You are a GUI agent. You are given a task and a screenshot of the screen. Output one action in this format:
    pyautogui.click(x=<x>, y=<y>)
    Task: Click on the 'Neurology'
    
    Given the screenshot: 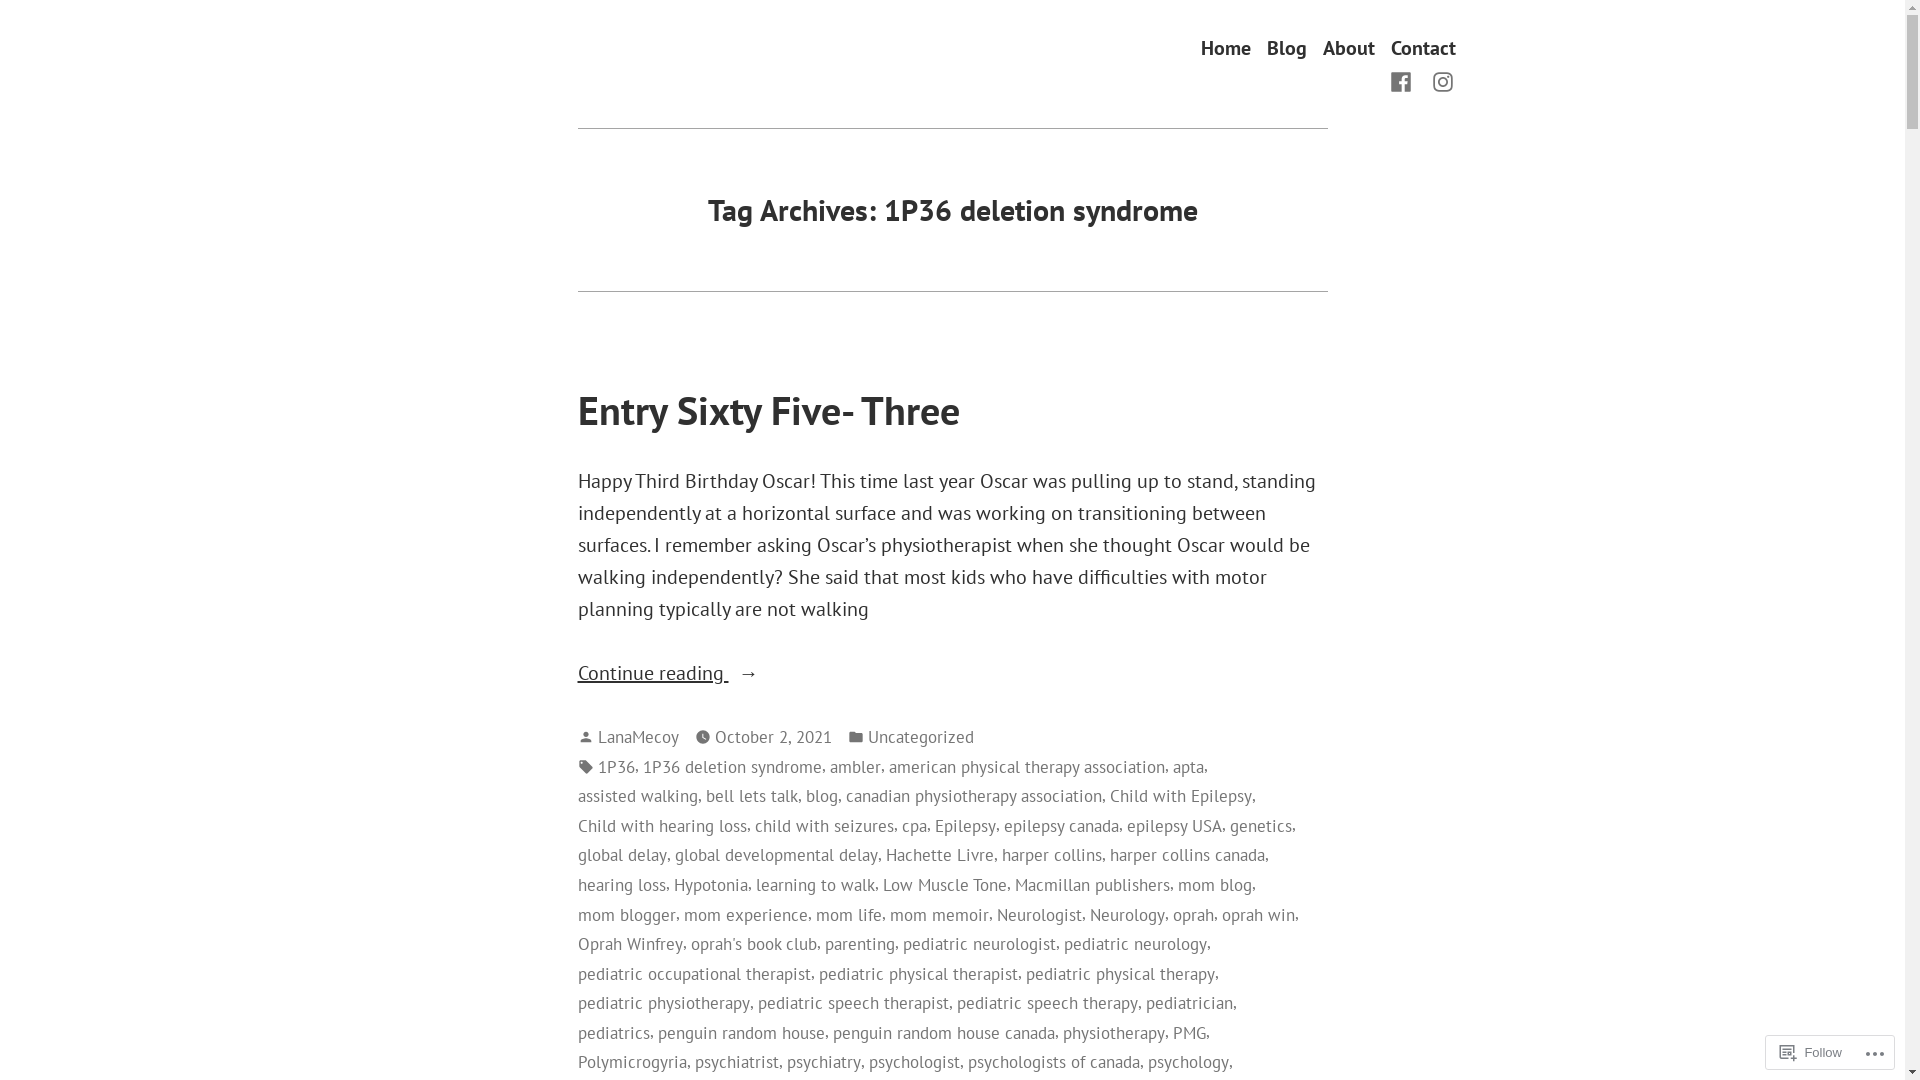 What is the action you would take?
    pyautogui.click(x=1127, y=914)
    